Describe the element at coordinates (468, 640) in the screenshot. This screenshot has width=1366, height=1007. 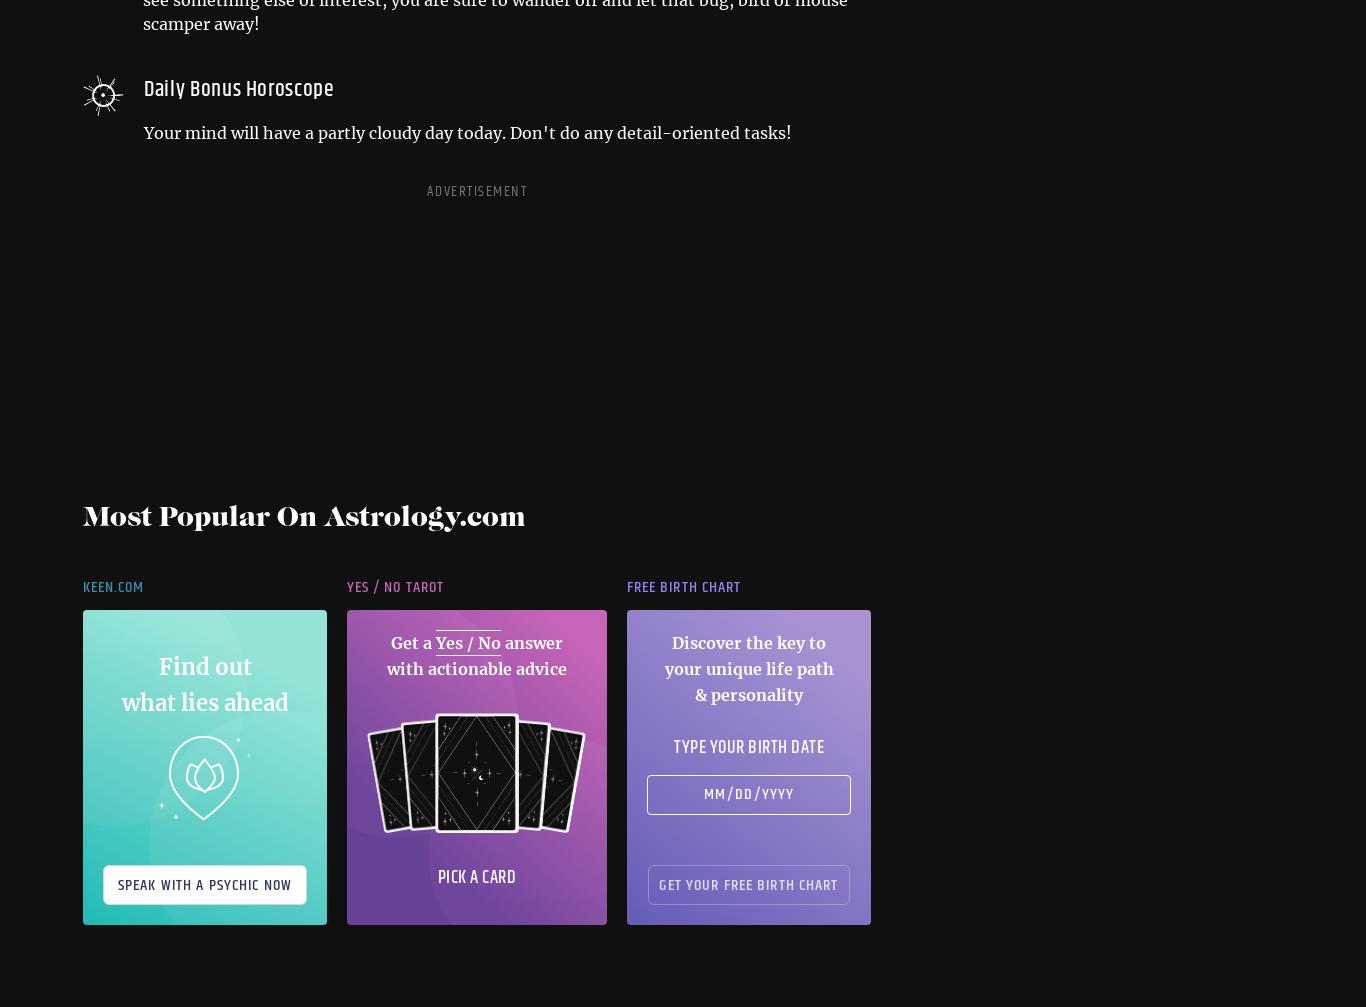
I see `'Yes / No'` at that location.